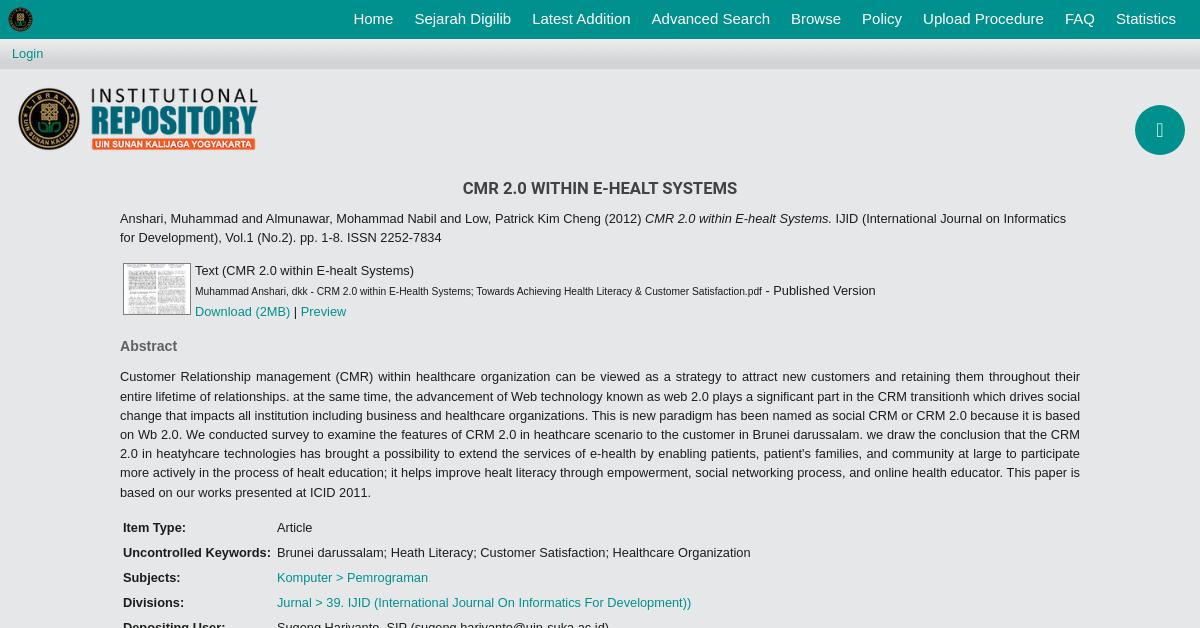  Describe the element at coordinates (27, 52) in the screenshot. I see `'Login'` at that location.